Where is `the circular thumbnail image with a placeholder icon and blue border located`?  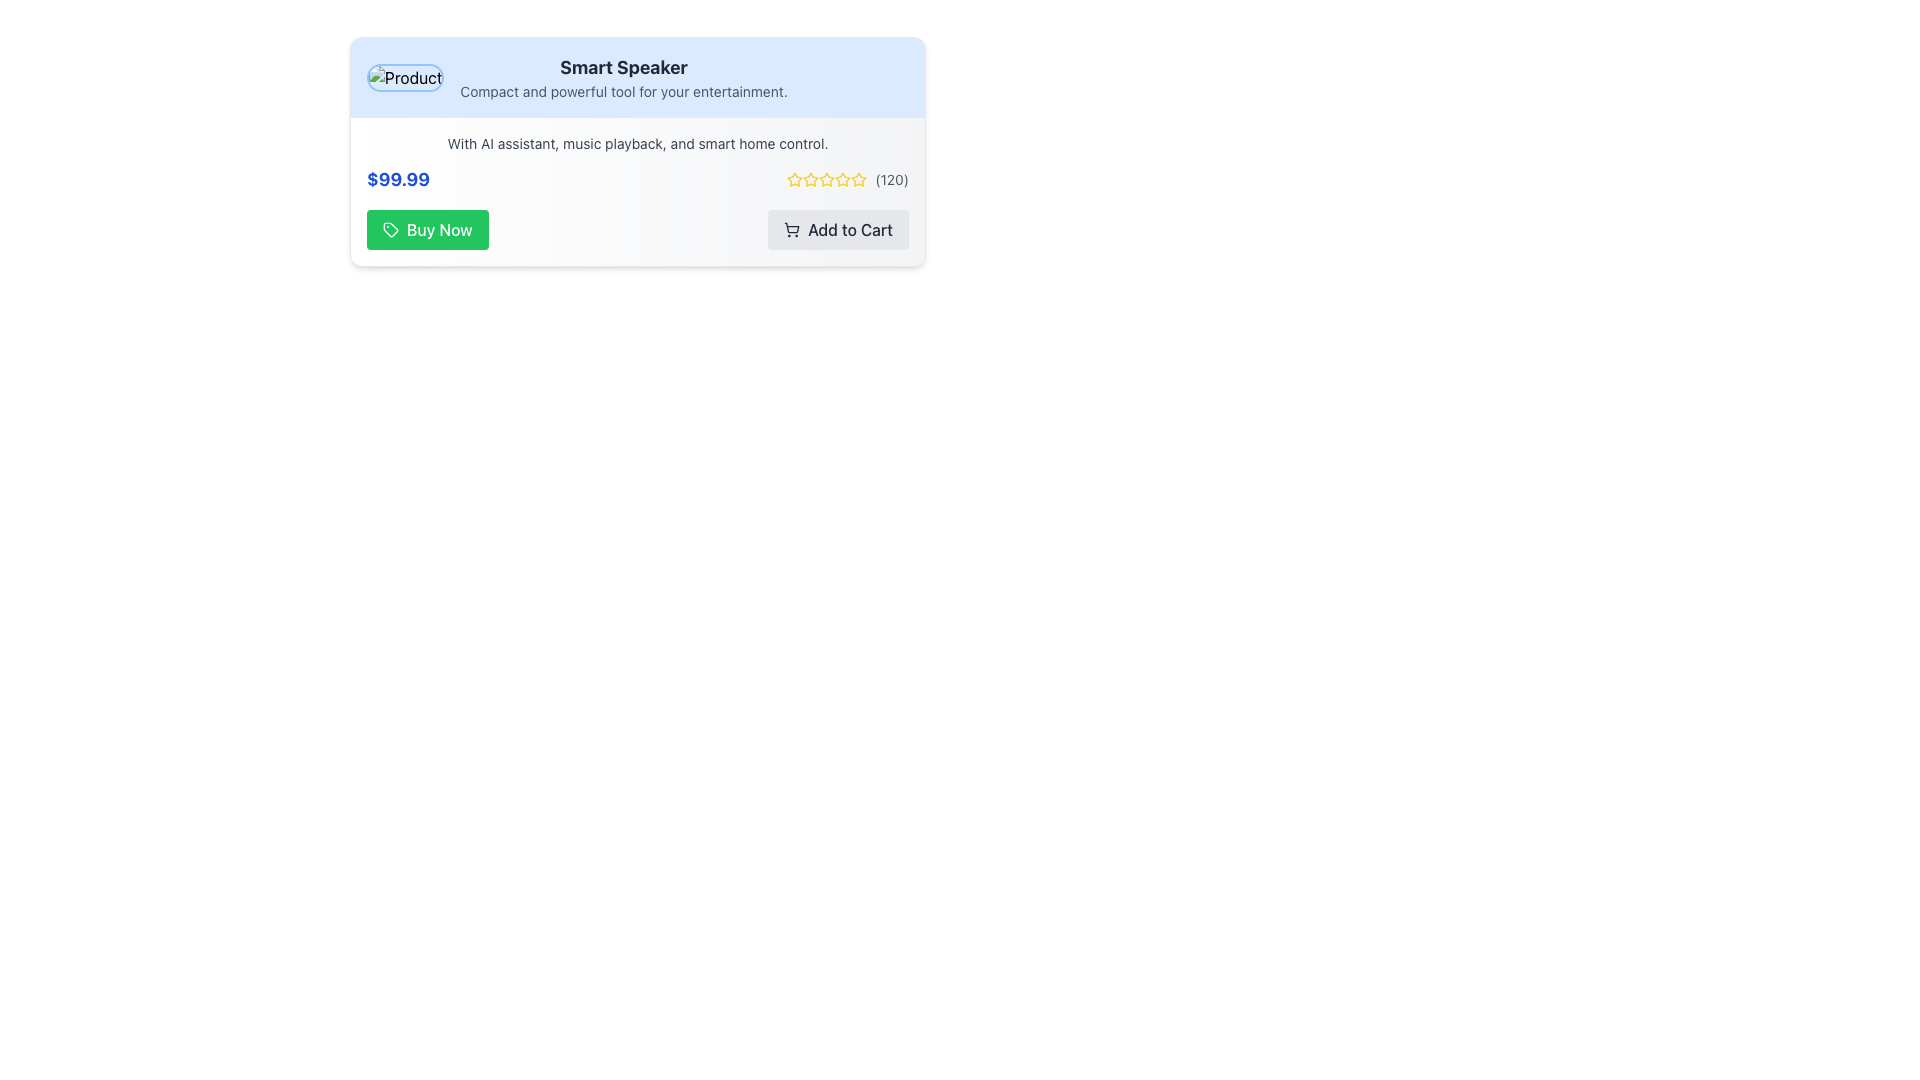
the circular thumbnail image with a placeholder icon and blue border located is located at coordinates (404, 76).